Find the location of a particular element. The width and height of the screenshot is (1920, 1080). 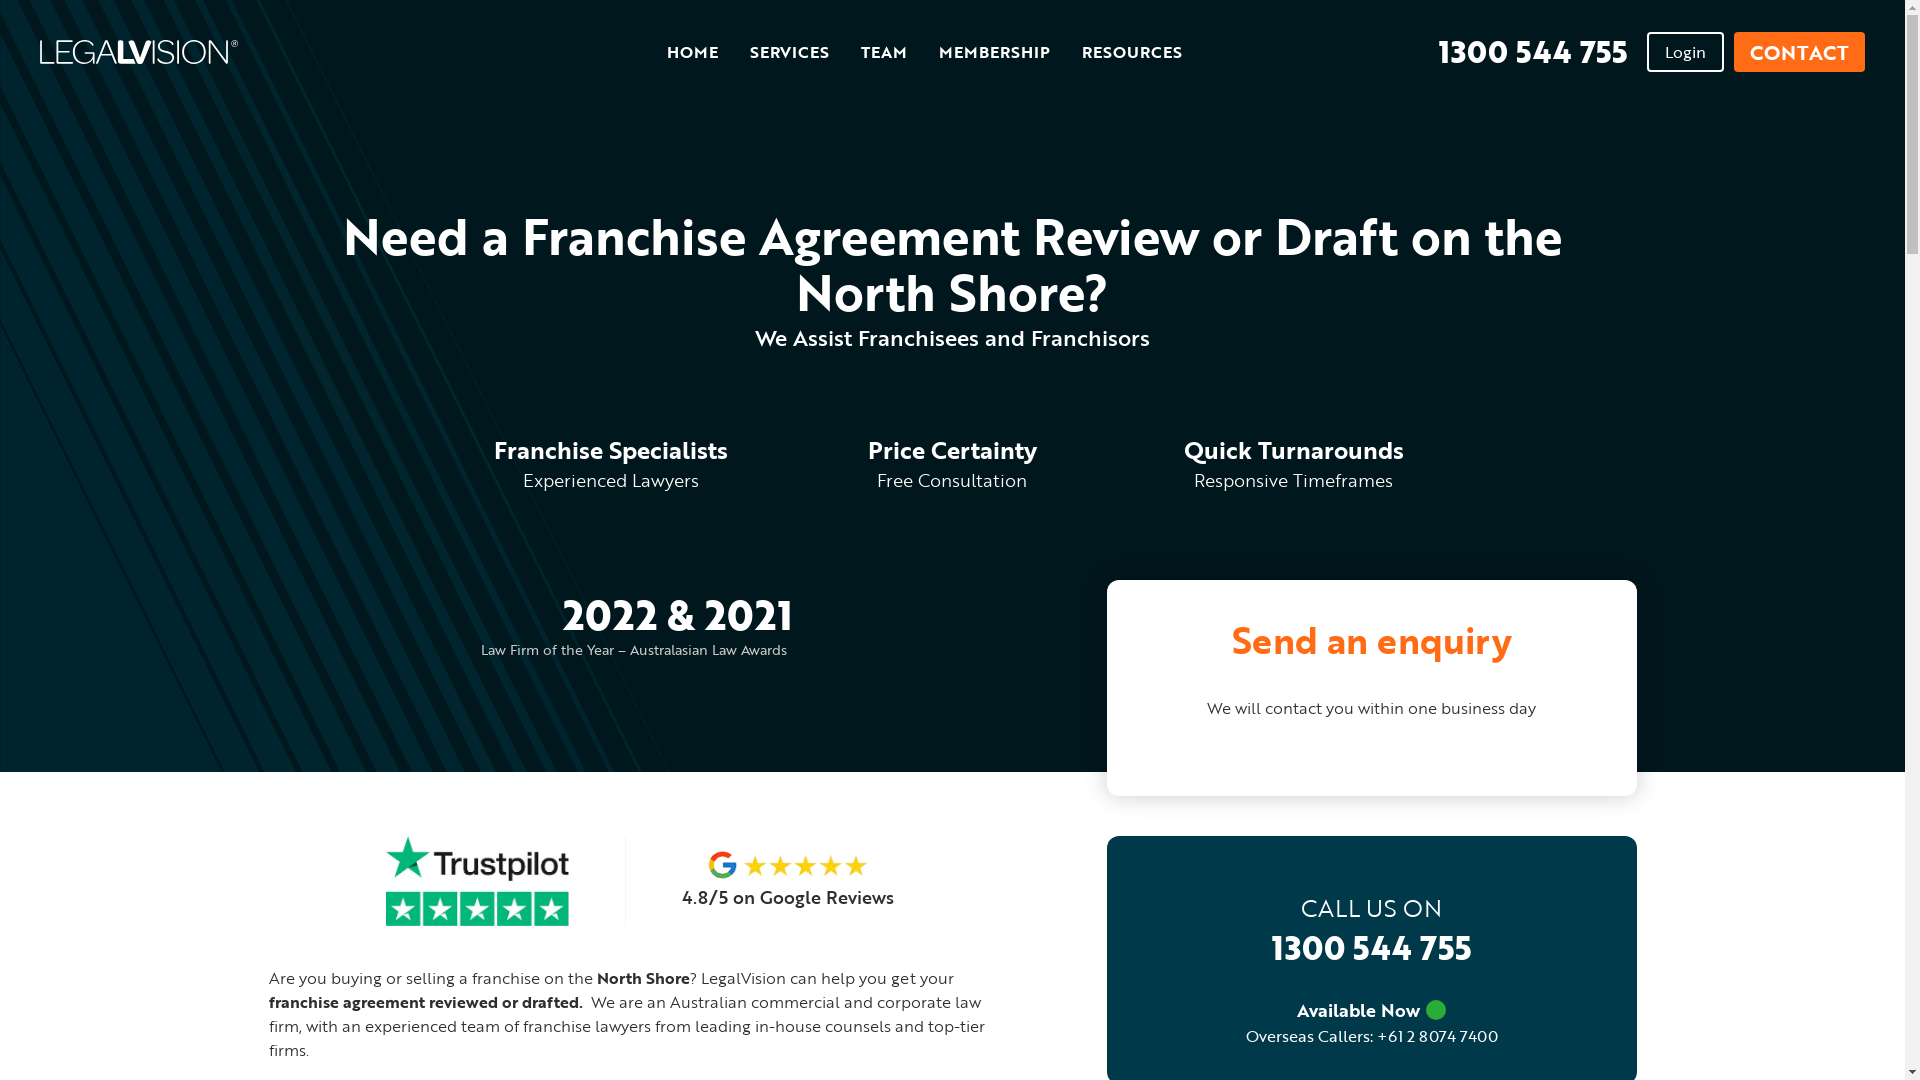

'TEAM' is located at coordinates (860, 52).